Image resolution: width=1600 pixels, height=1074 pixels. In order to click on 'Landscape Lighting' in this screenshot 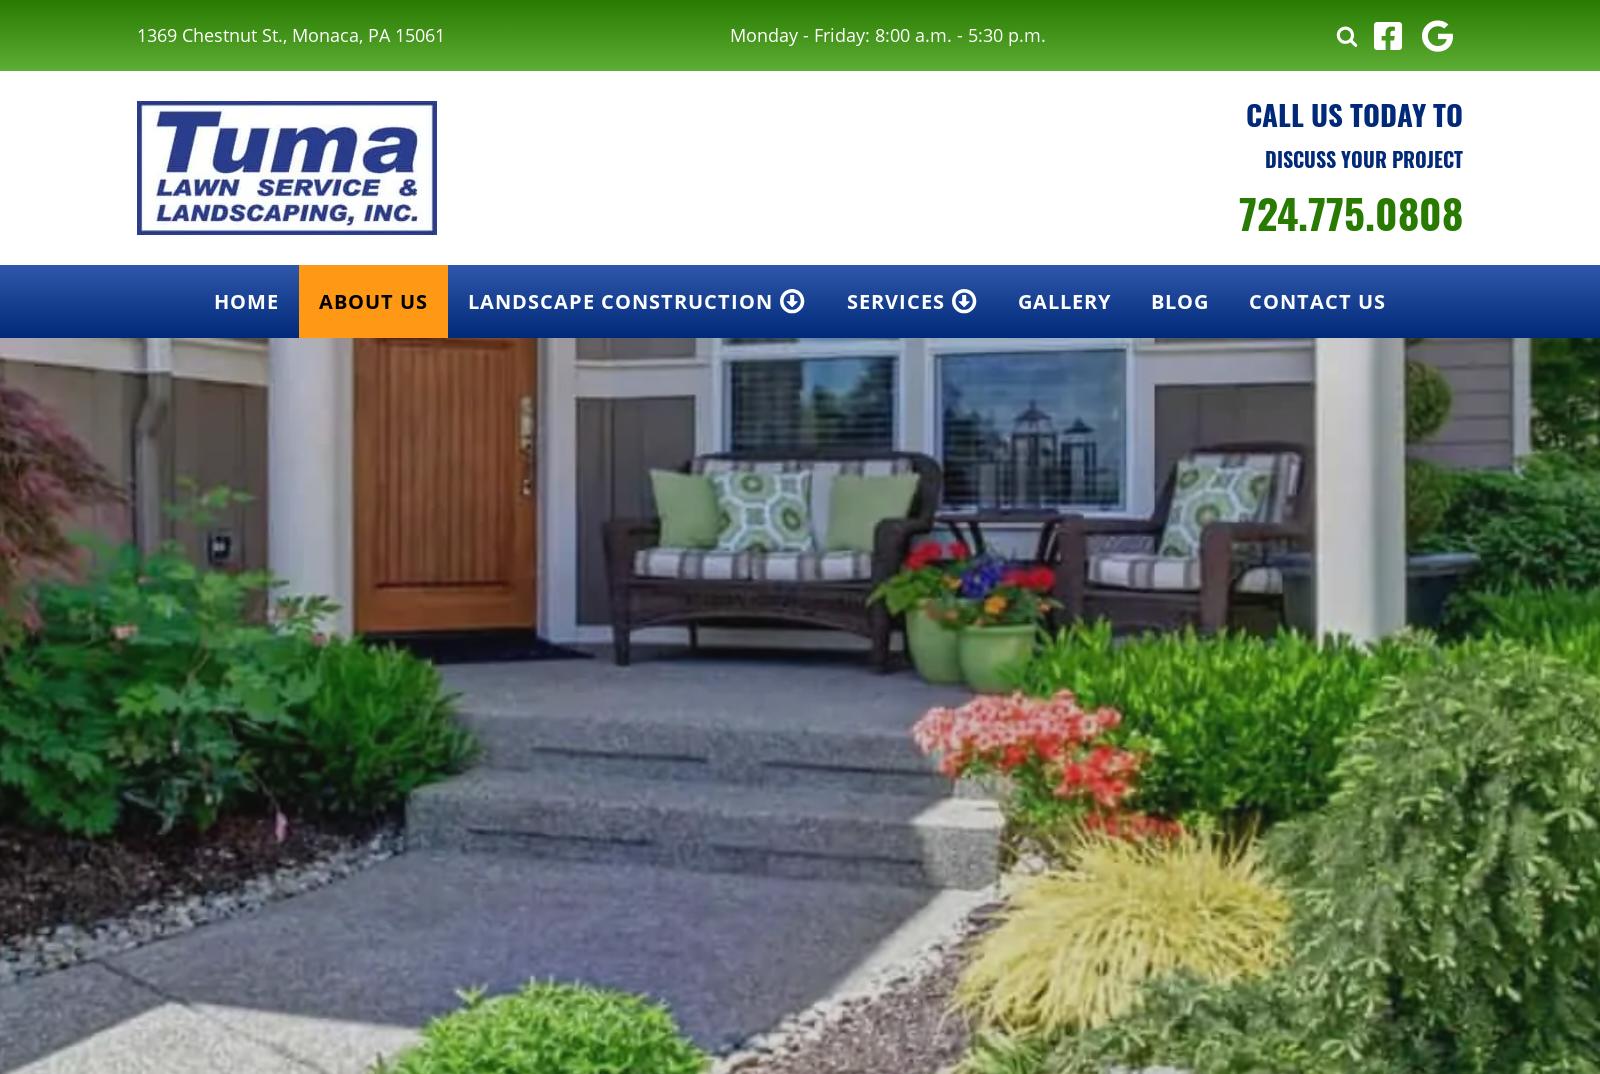, I will do `click(963, 432)`.